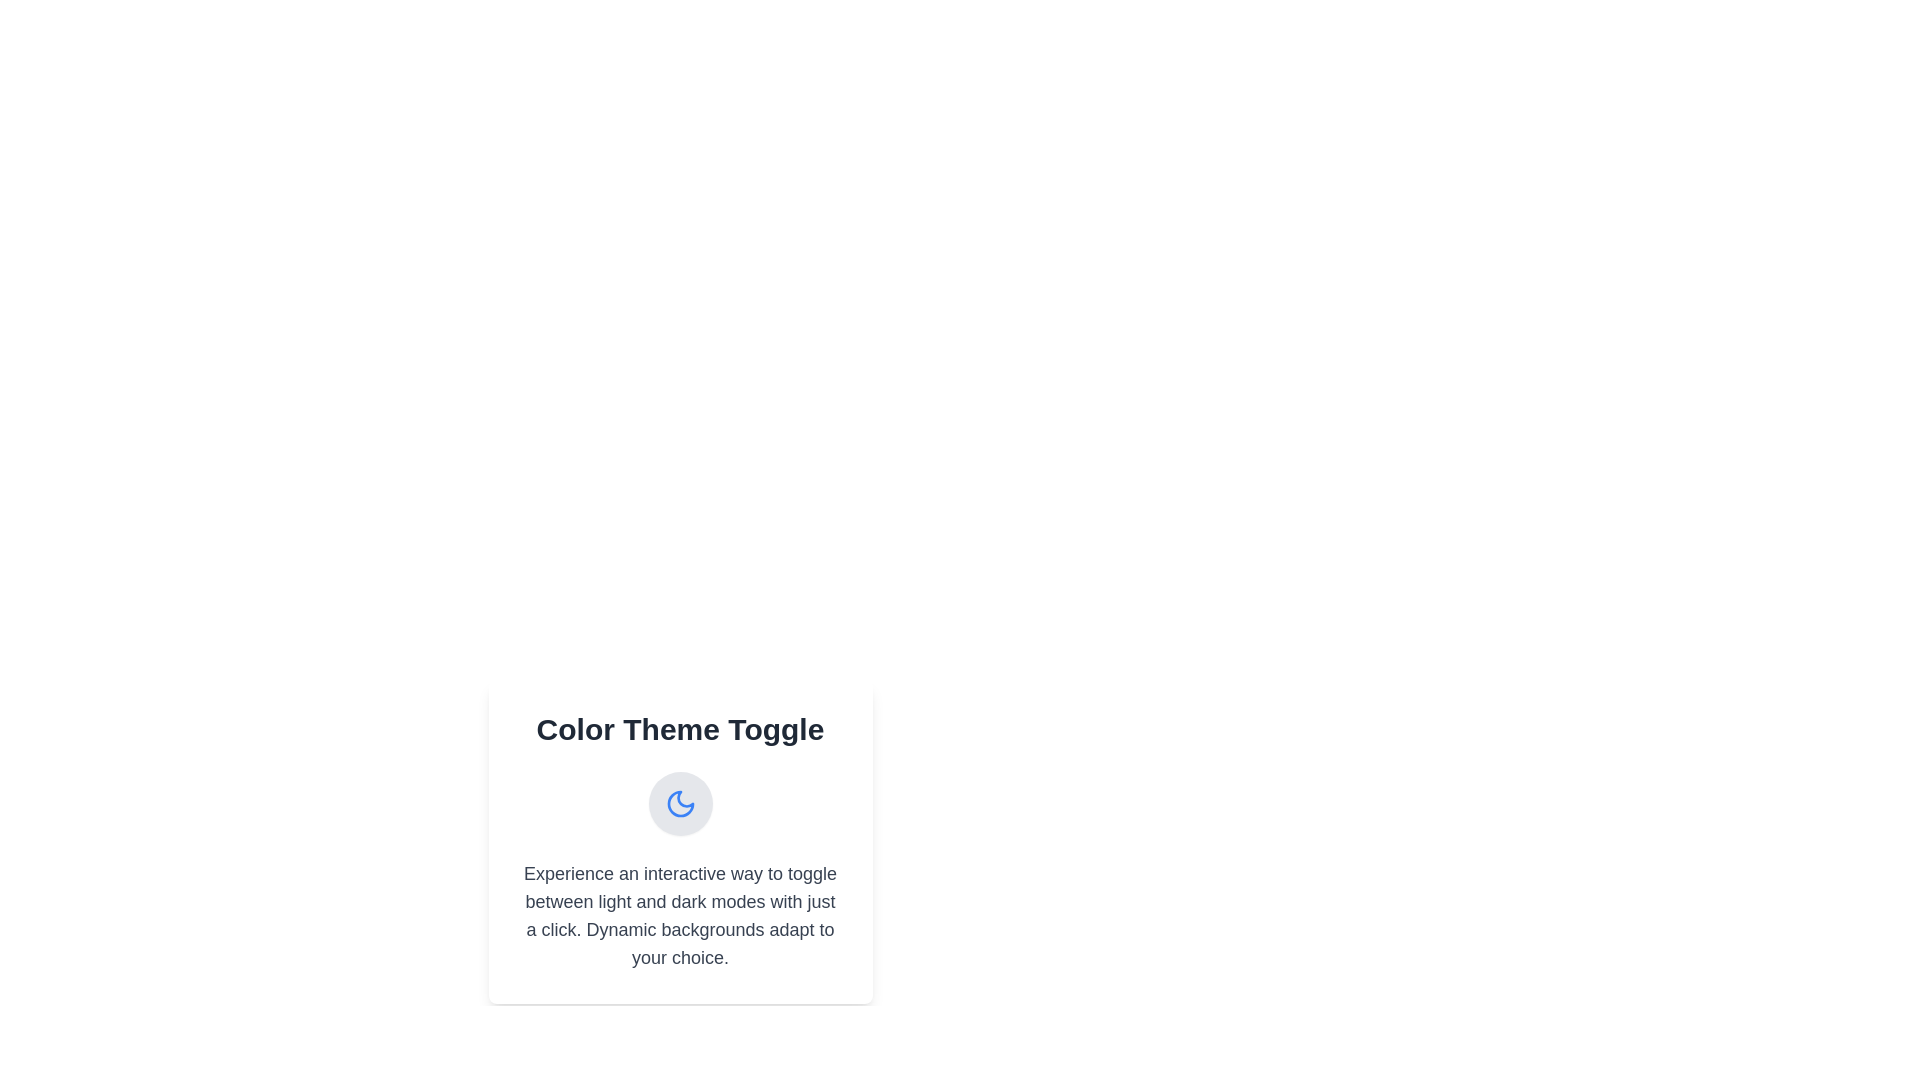 The height and width of the screenshot is (1080, 1920). What do you see at coordinates (680, 802) in the screenshot?
I see `the SVG icon representing the night mode toggle, which is part of a circular button with a light gray background located under the 'Color Theme Toggle' title` at bounding box center [680, 802].